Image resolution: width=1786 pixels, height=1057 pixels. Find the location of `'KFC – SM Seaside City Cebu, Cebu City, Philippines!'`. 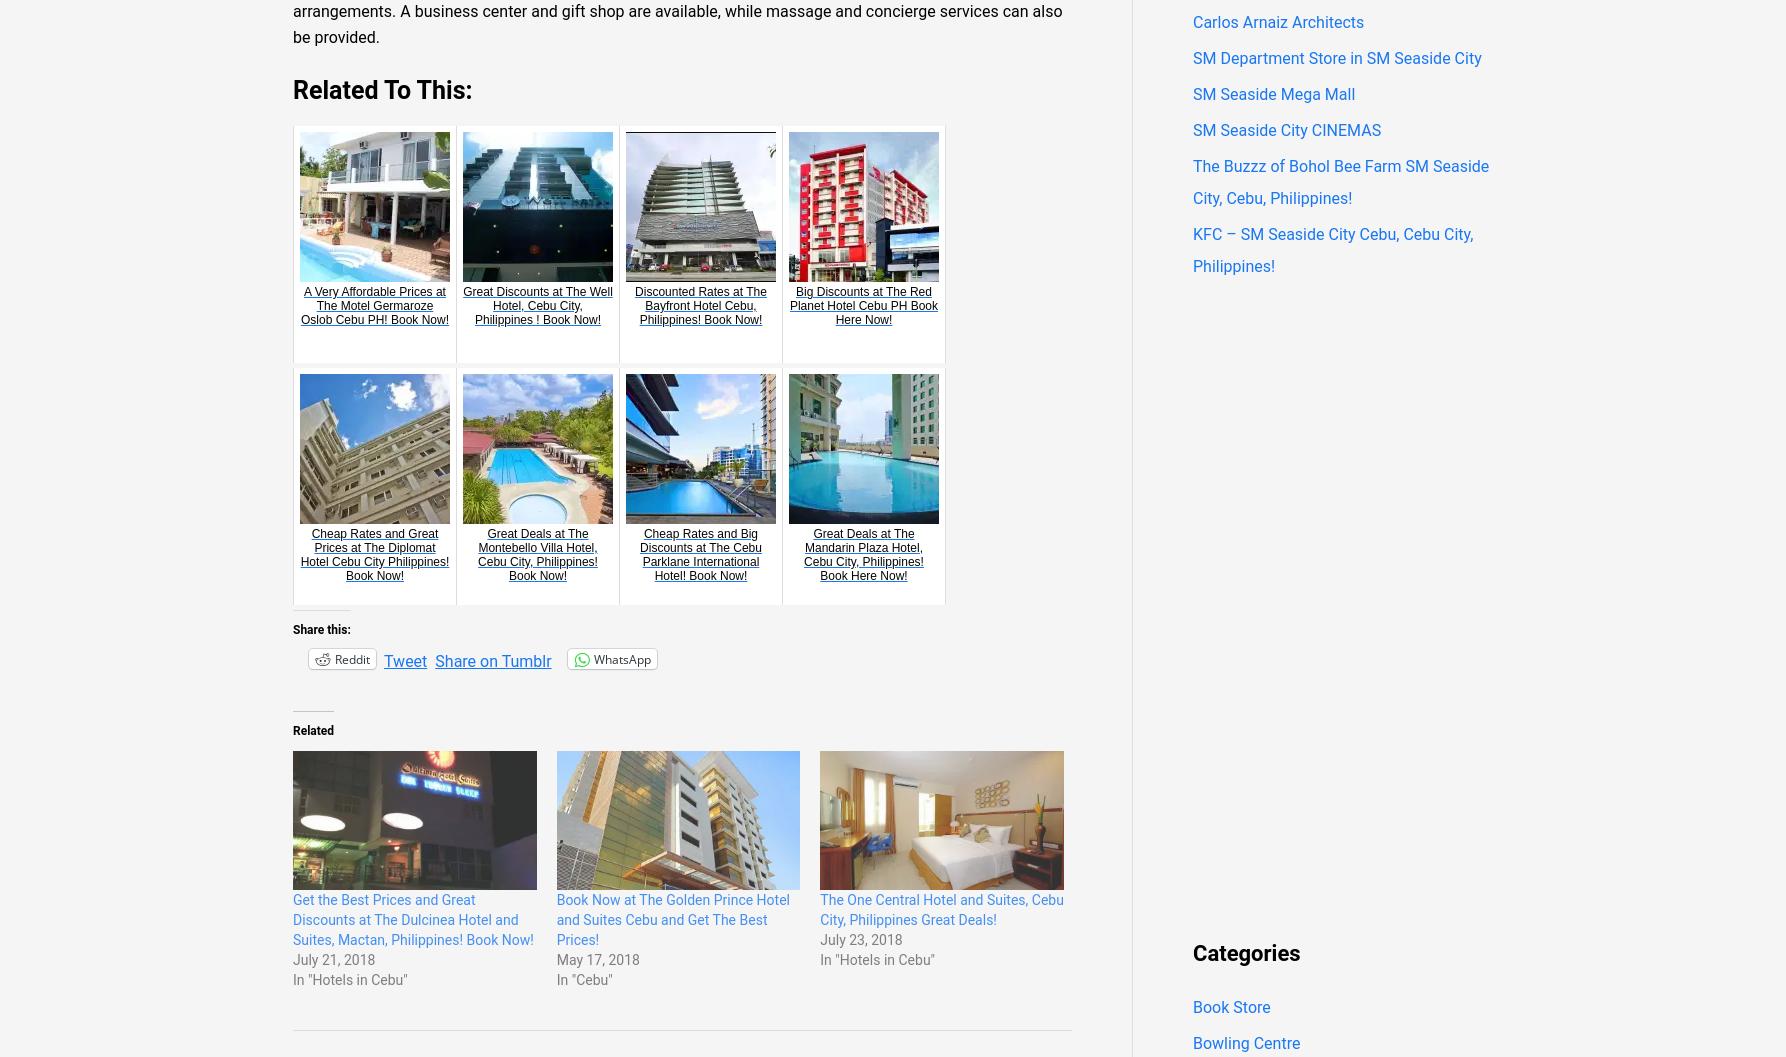

'KFC – SM Seaside City Cebu, Cebu City, Philippines!' is located at coordinates (1193, 248).